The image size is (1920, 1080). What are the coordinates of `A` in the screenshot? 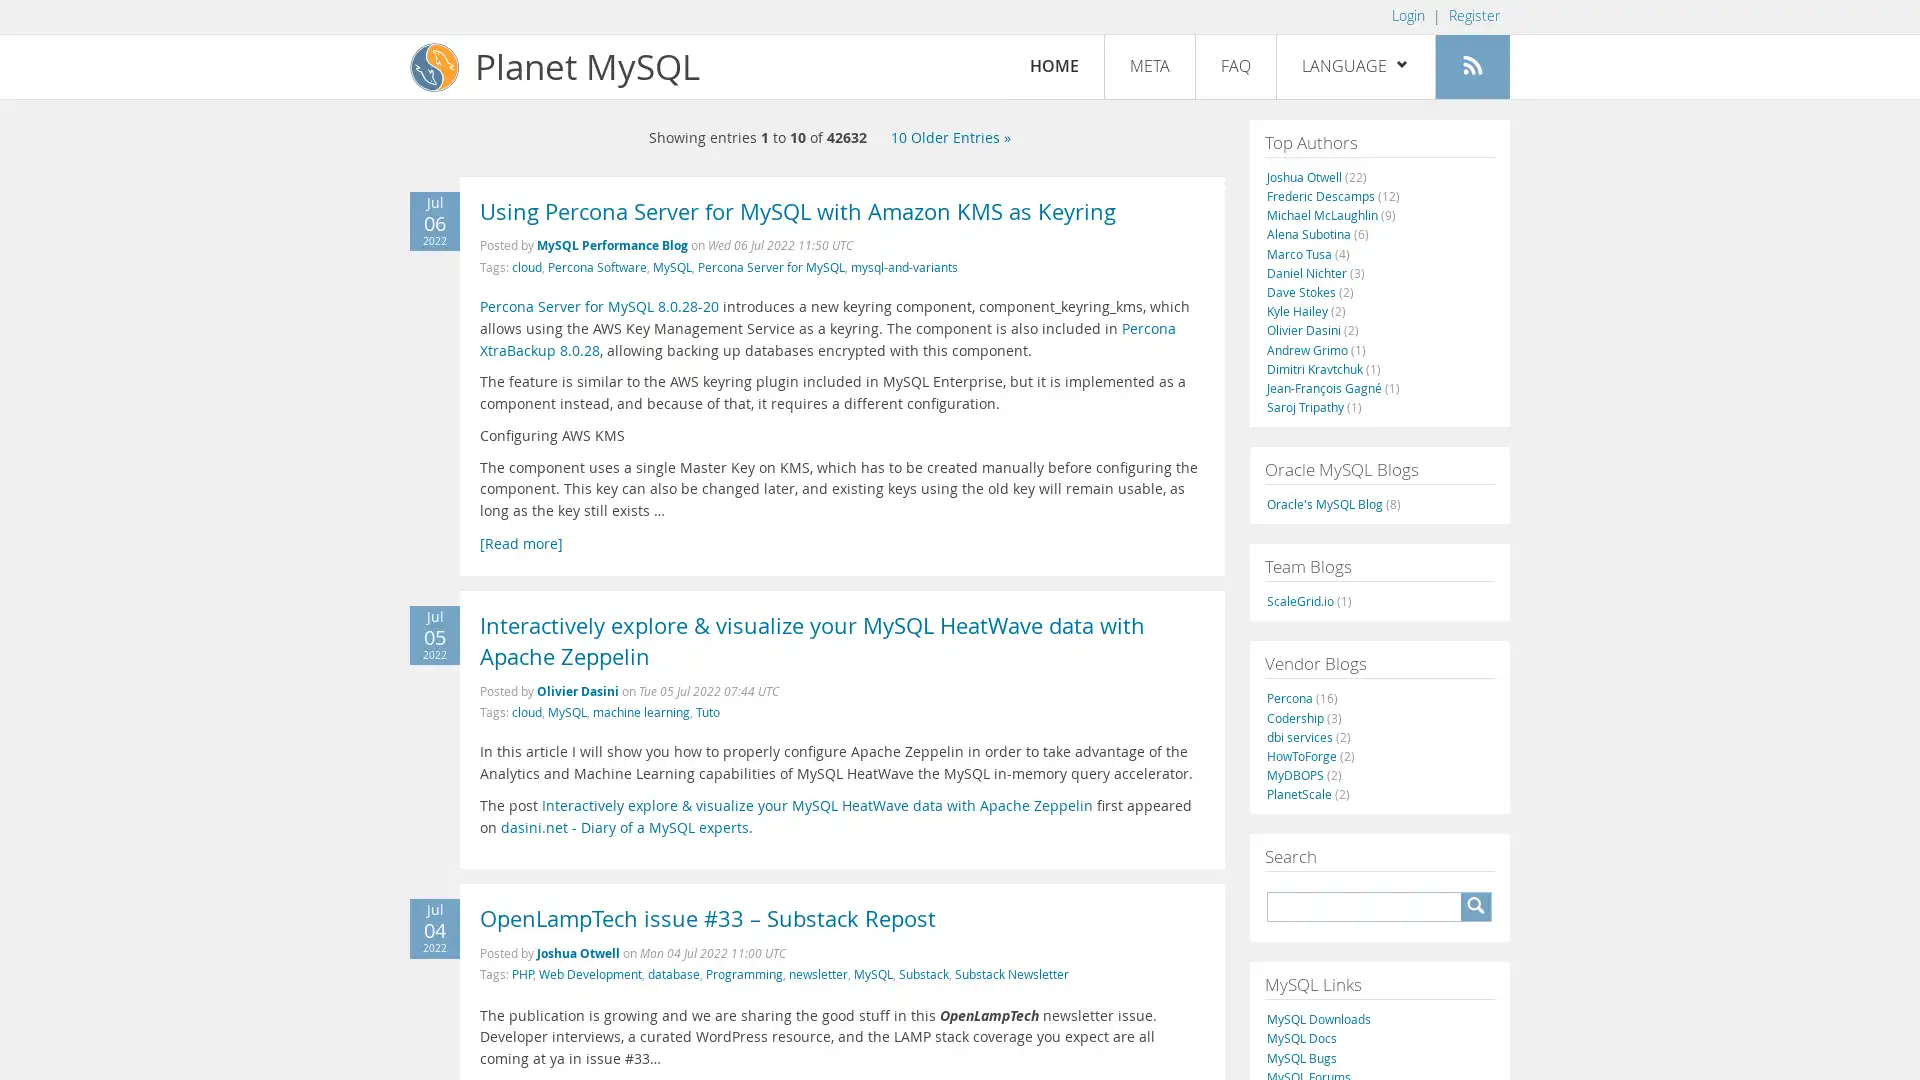 It's located at (1476, 906).